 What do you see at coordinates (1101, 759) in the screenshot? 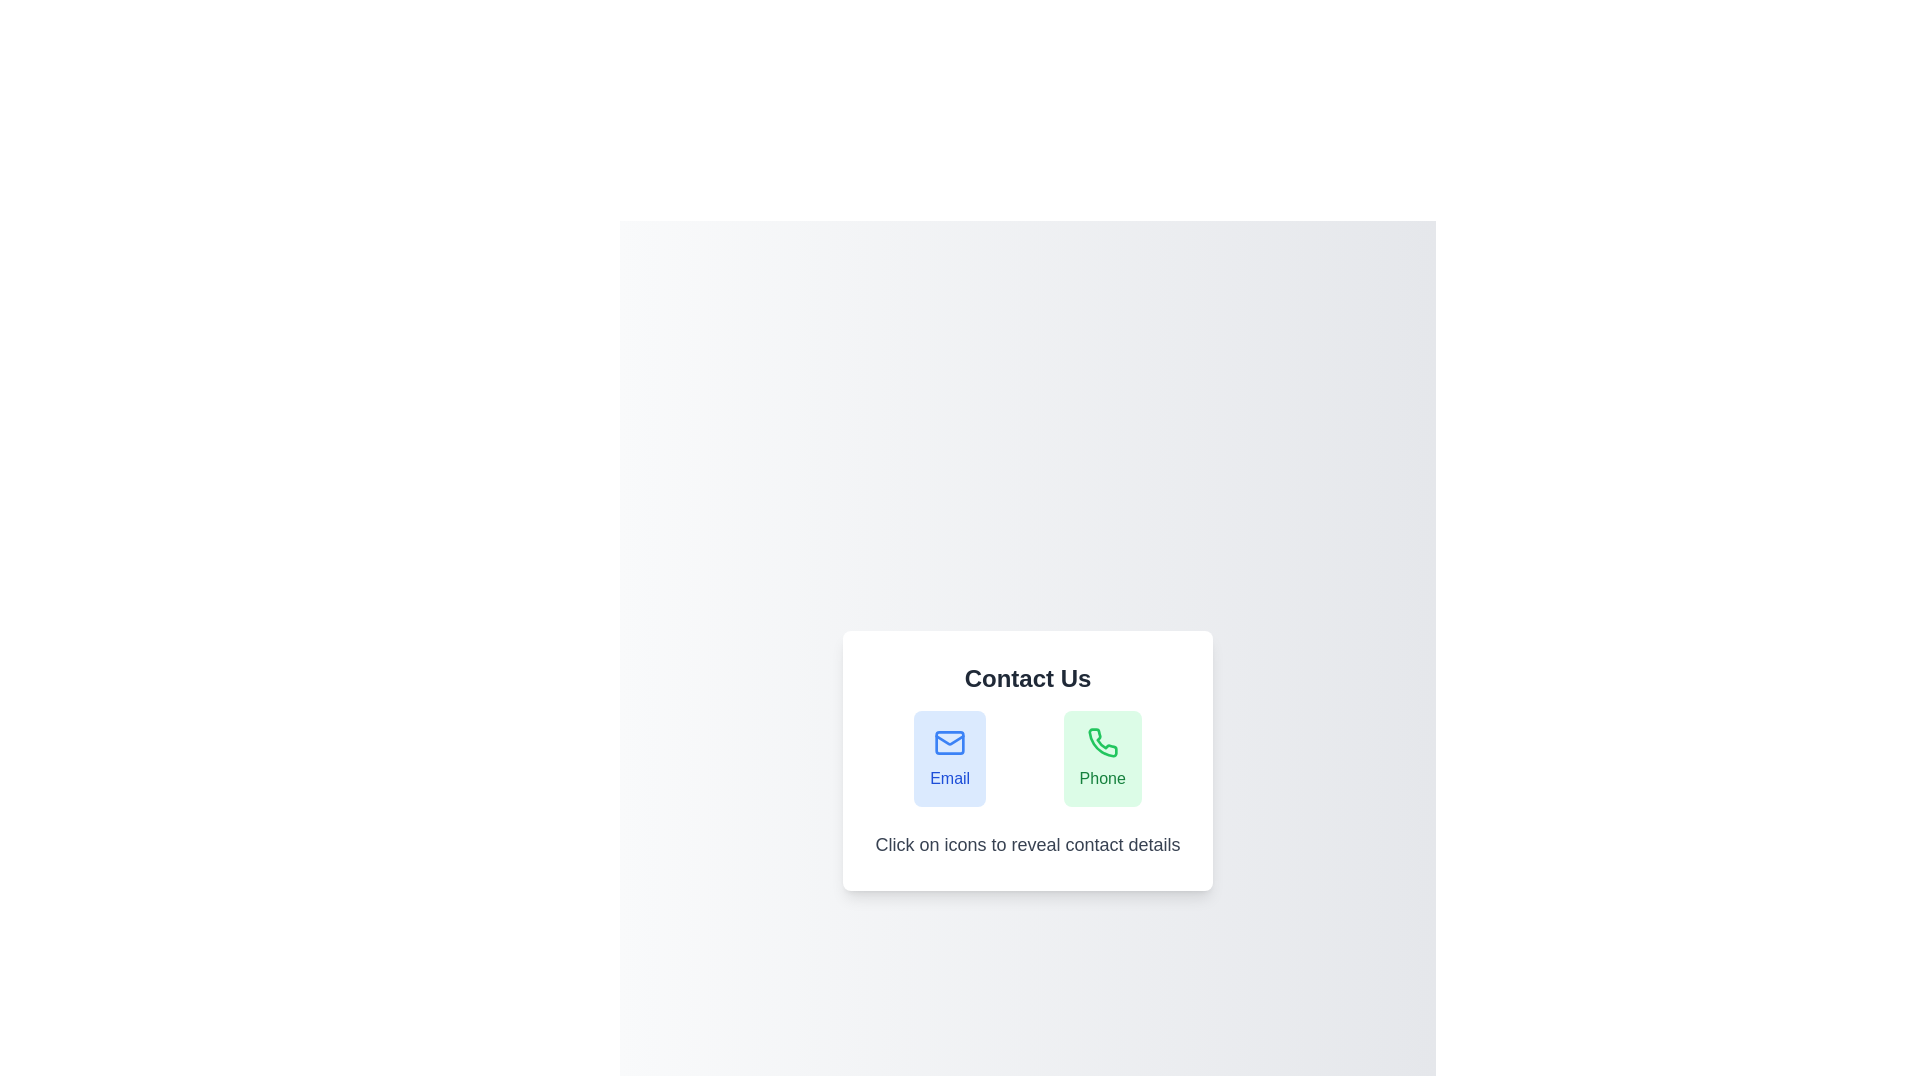
I see `the green button with a phone icon and label underneath` at bounding box center [1101, 759].